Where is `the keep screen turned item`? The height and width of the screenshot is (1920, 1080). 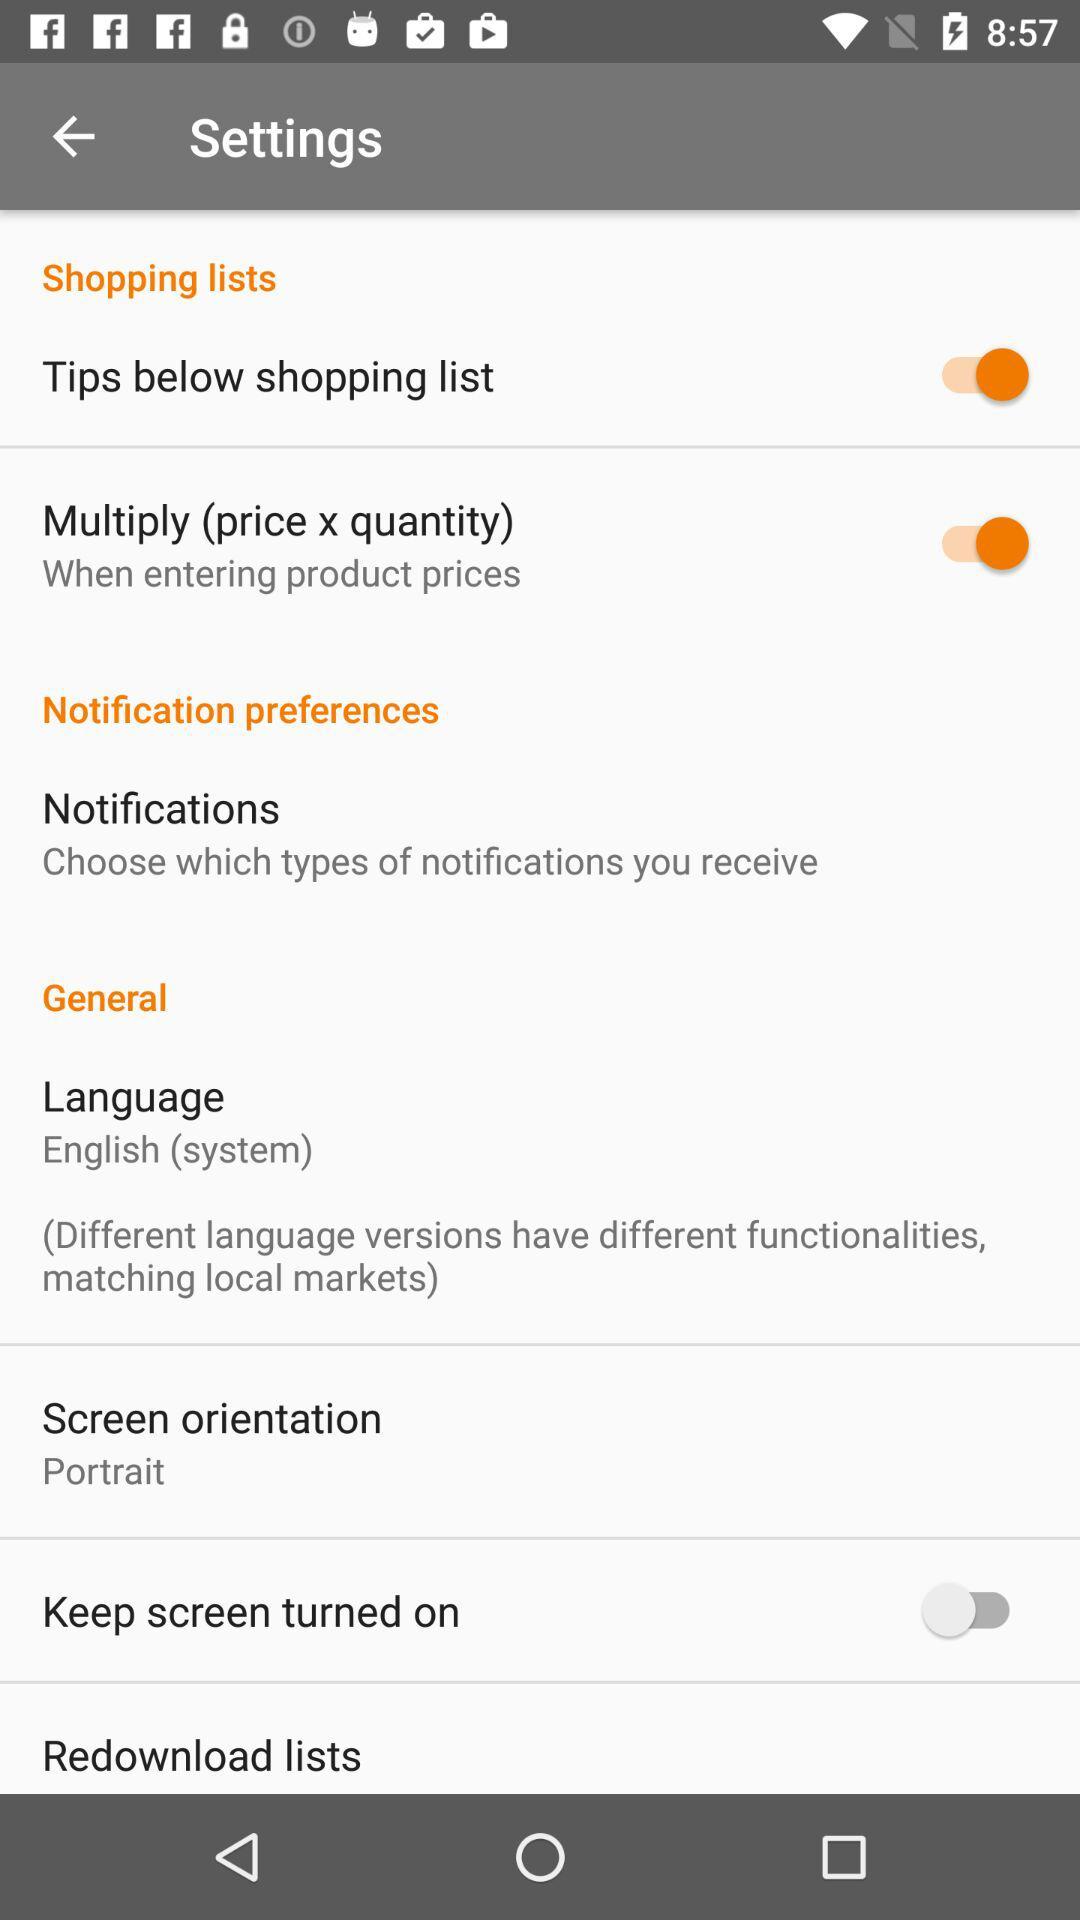 the keep screen turned item is located at coordinates (250, 1610).